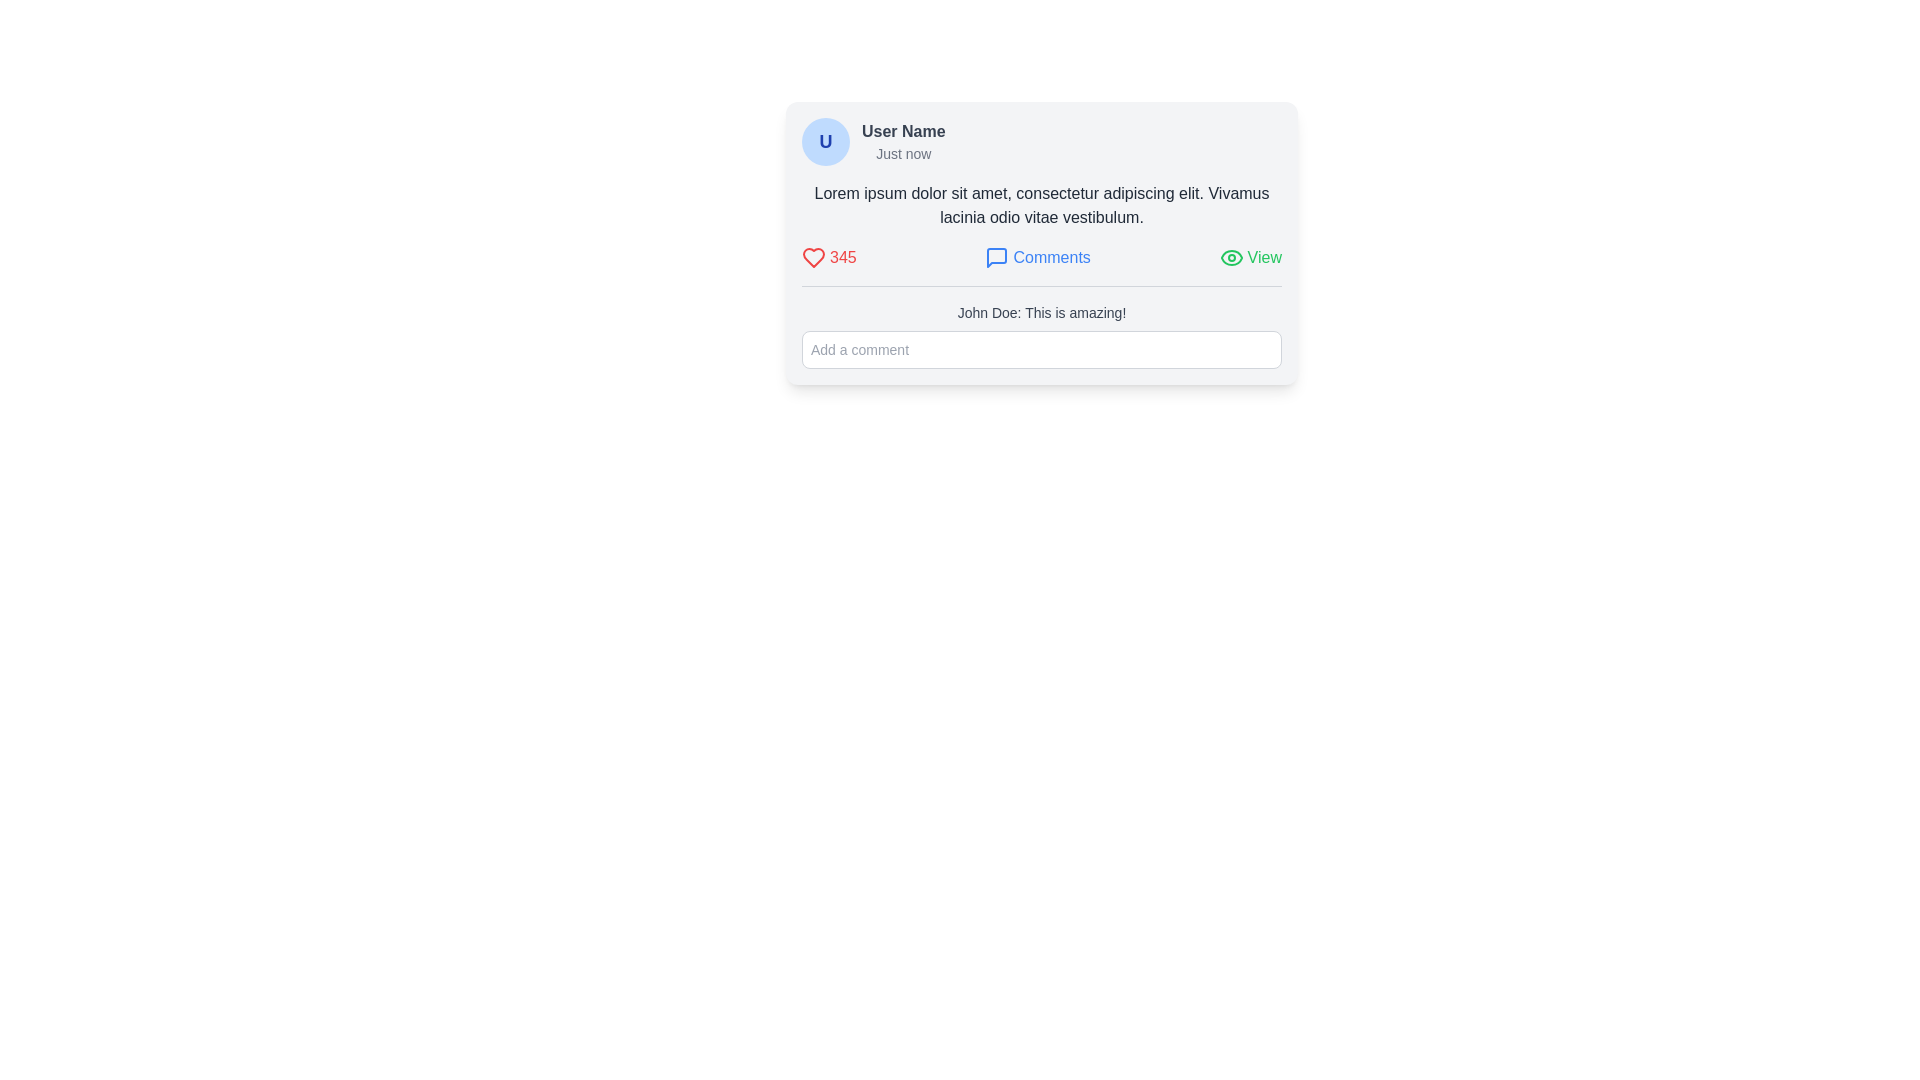  What do you see at coordinates (1040, 326) in the screenshot?
I see `the comment display element showing 'John Doe: This is amazing!' located above the input box labeled 'Add a comment'` at bounding box center [1040, 326].